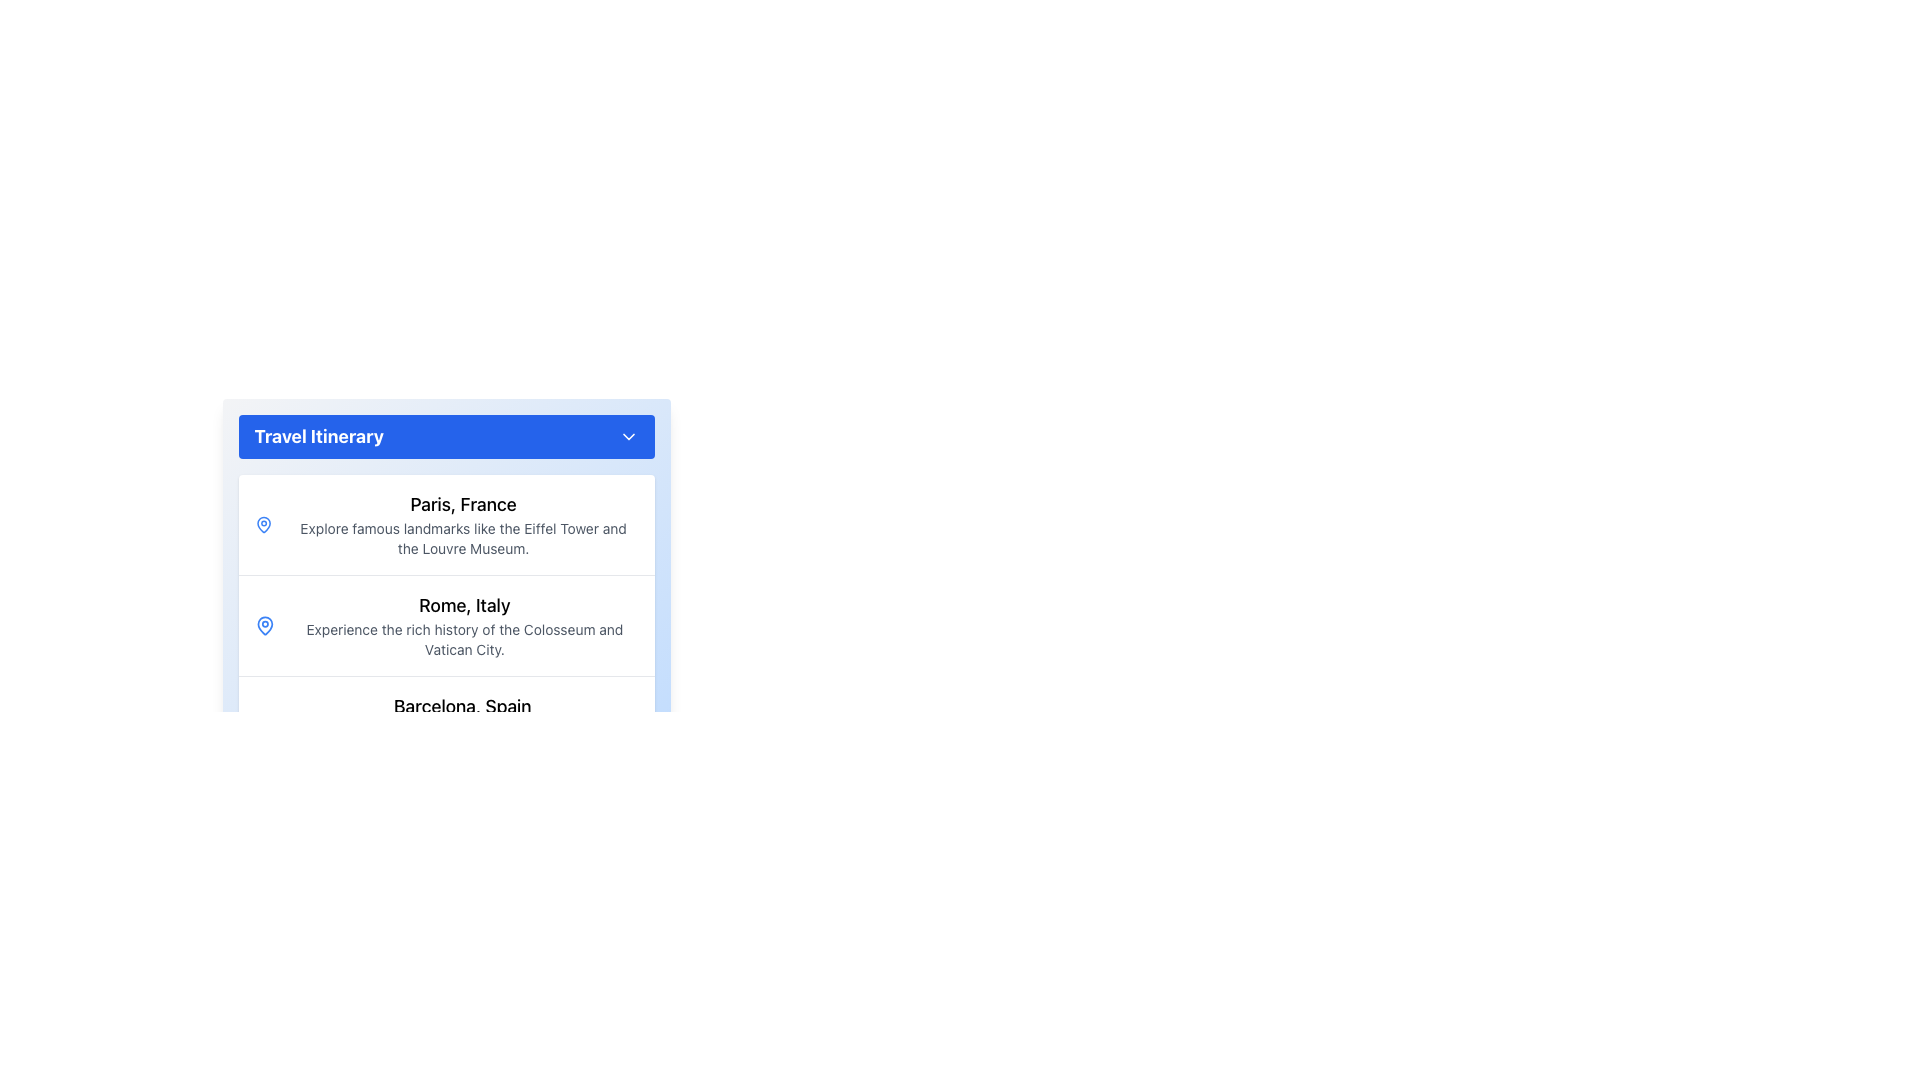  Describe the element at coordinates (461, 705) in the screenshot. I see `text label titled 'Barcelona, Spain' which is displayed in bold black font as the third title in the 'Travel Itinerary' section` at that location.